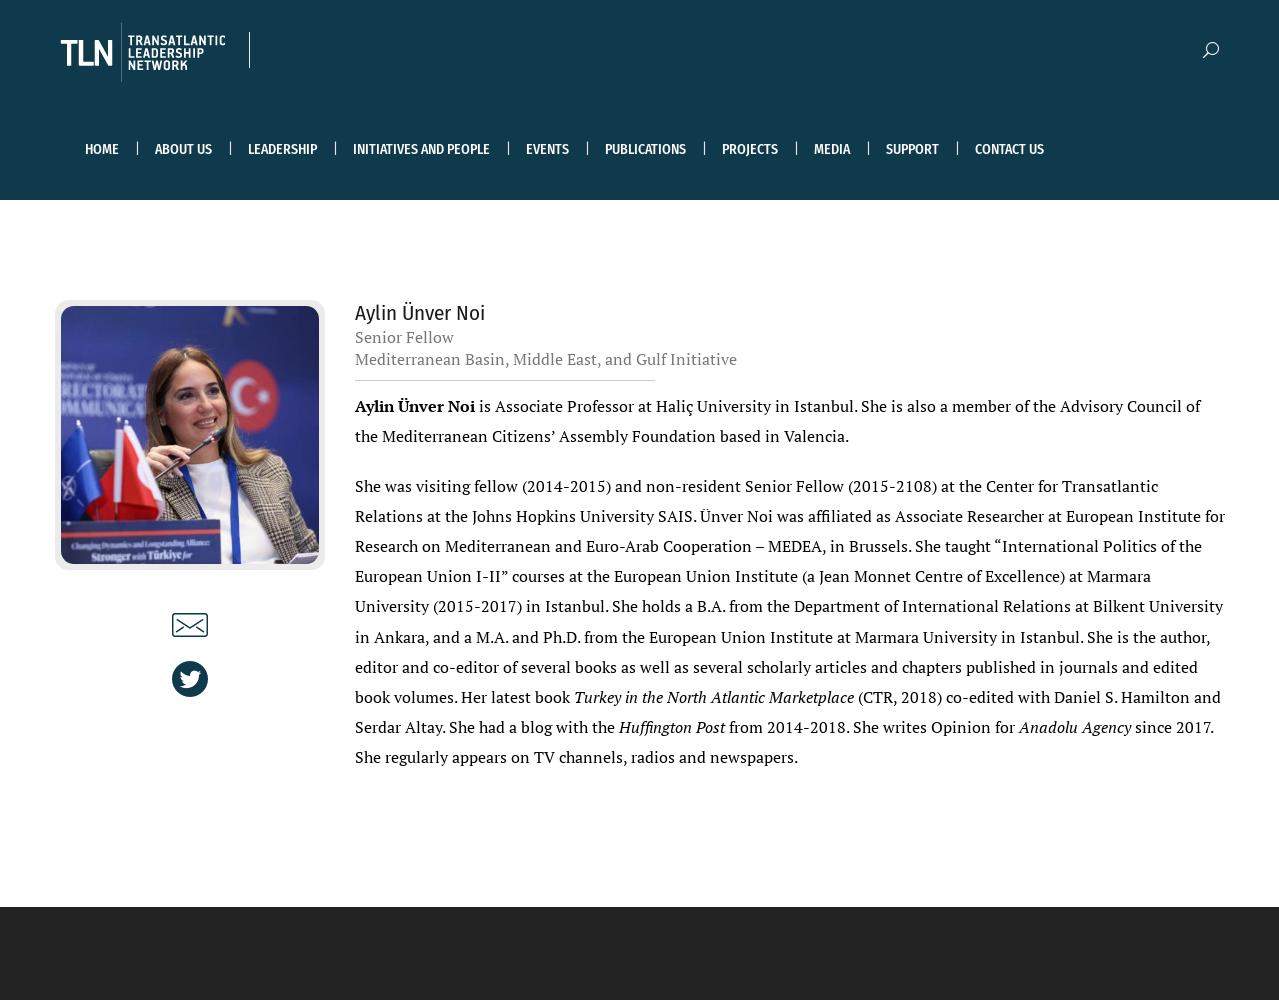 This screenshot has height=1000, width=1279. What do you see at coordinates (635, 329) in the screenshot?
I see `'Books'` at bounding box center [635, 329].